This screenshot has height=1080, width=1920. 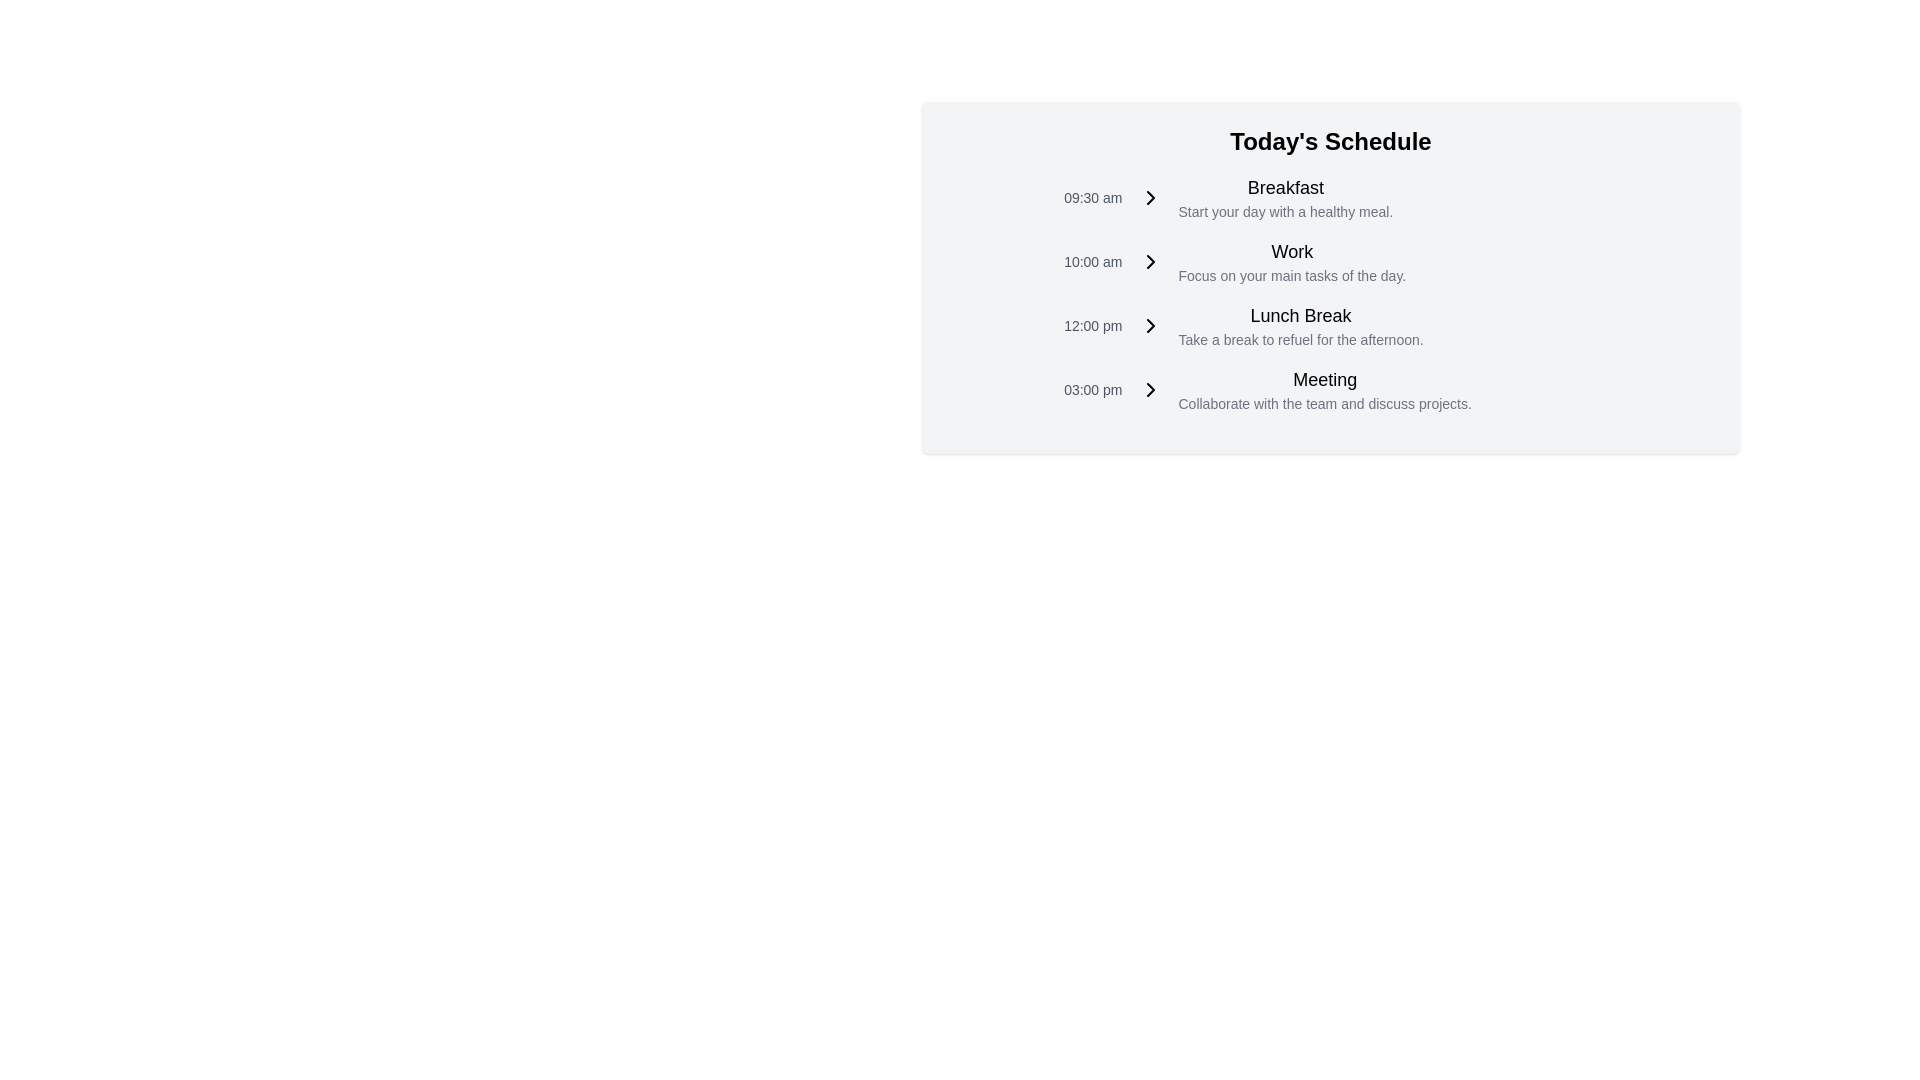 What do you see at coordinates (1285, 188) in the screenshot?
I see `text label for the schedule entry at '09:30 am' in 'Today's Schedule' to understand its content` at bounding box center [1285, 188].